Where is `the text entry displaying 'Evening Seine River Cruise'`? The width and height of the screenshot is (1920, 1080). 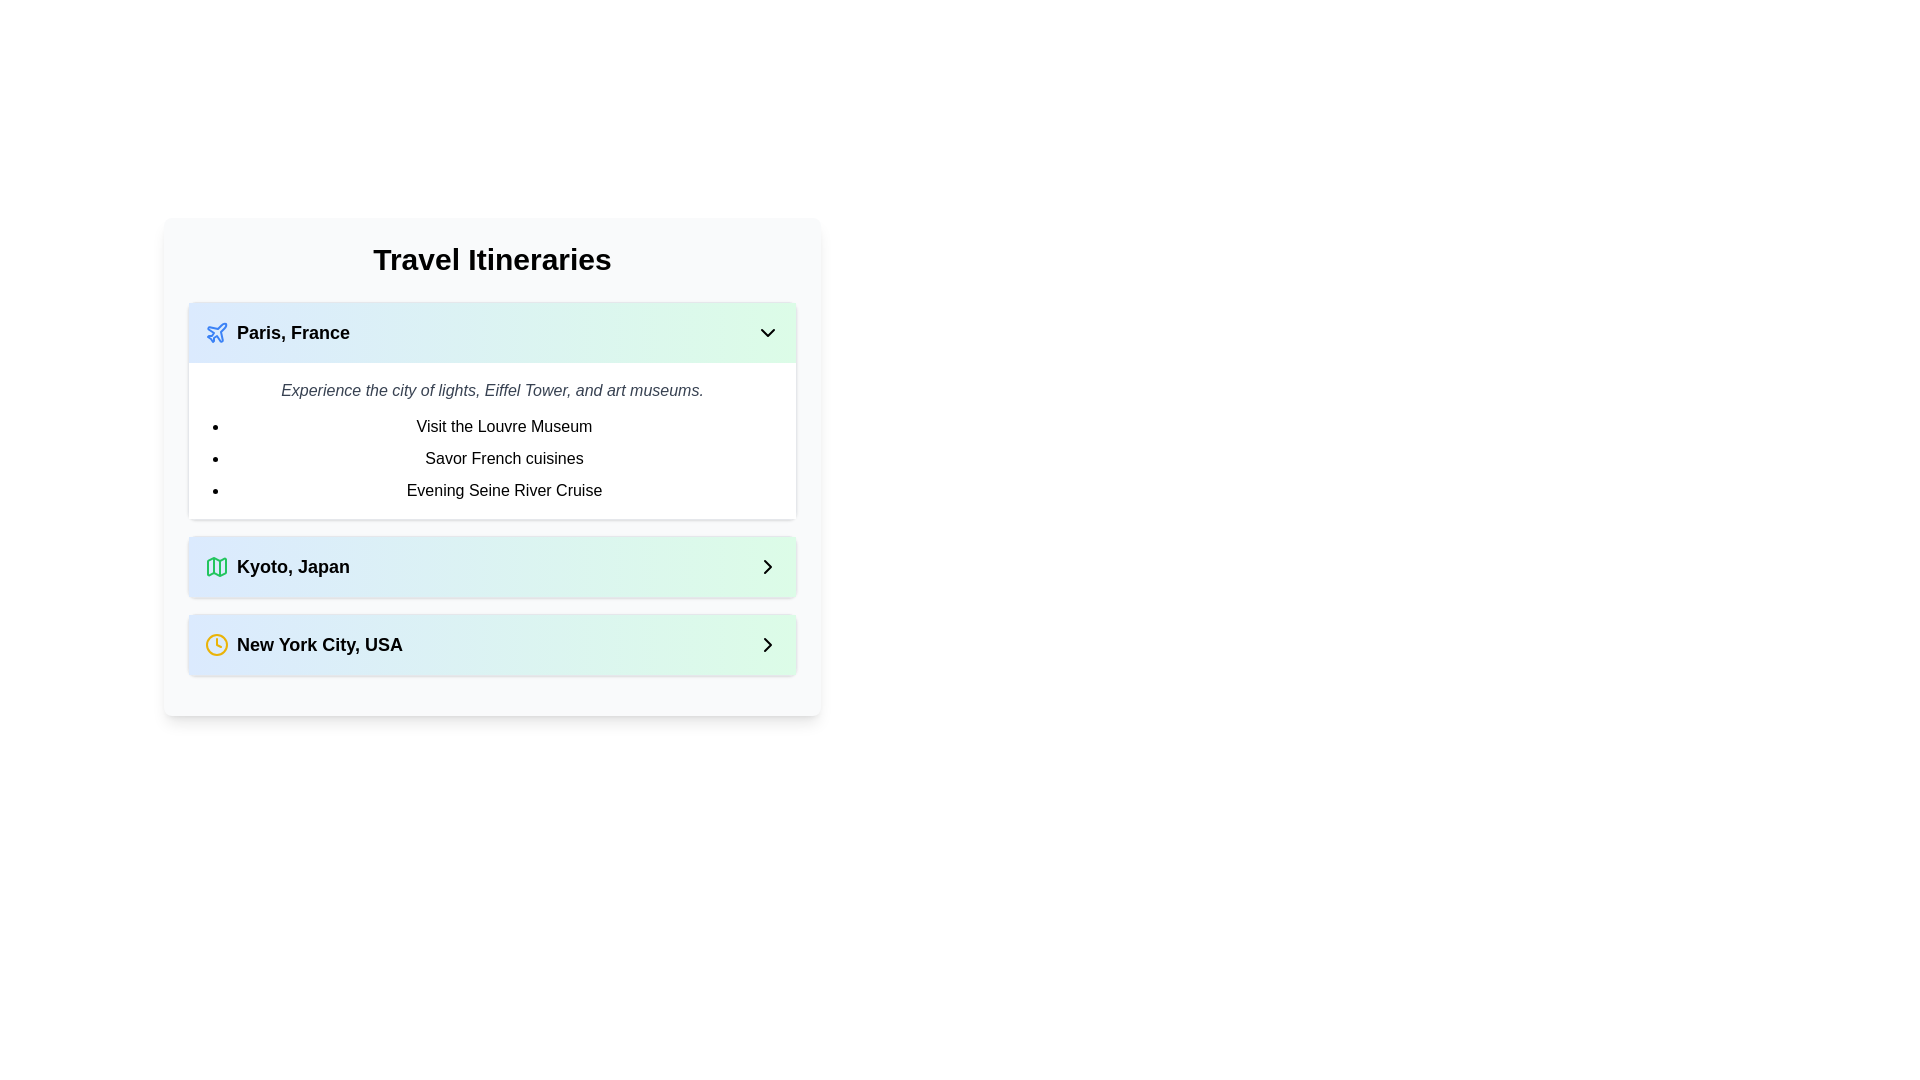 the text entry displaying 'Evening Seine River Cruise' is located at coordinates (504, 490).